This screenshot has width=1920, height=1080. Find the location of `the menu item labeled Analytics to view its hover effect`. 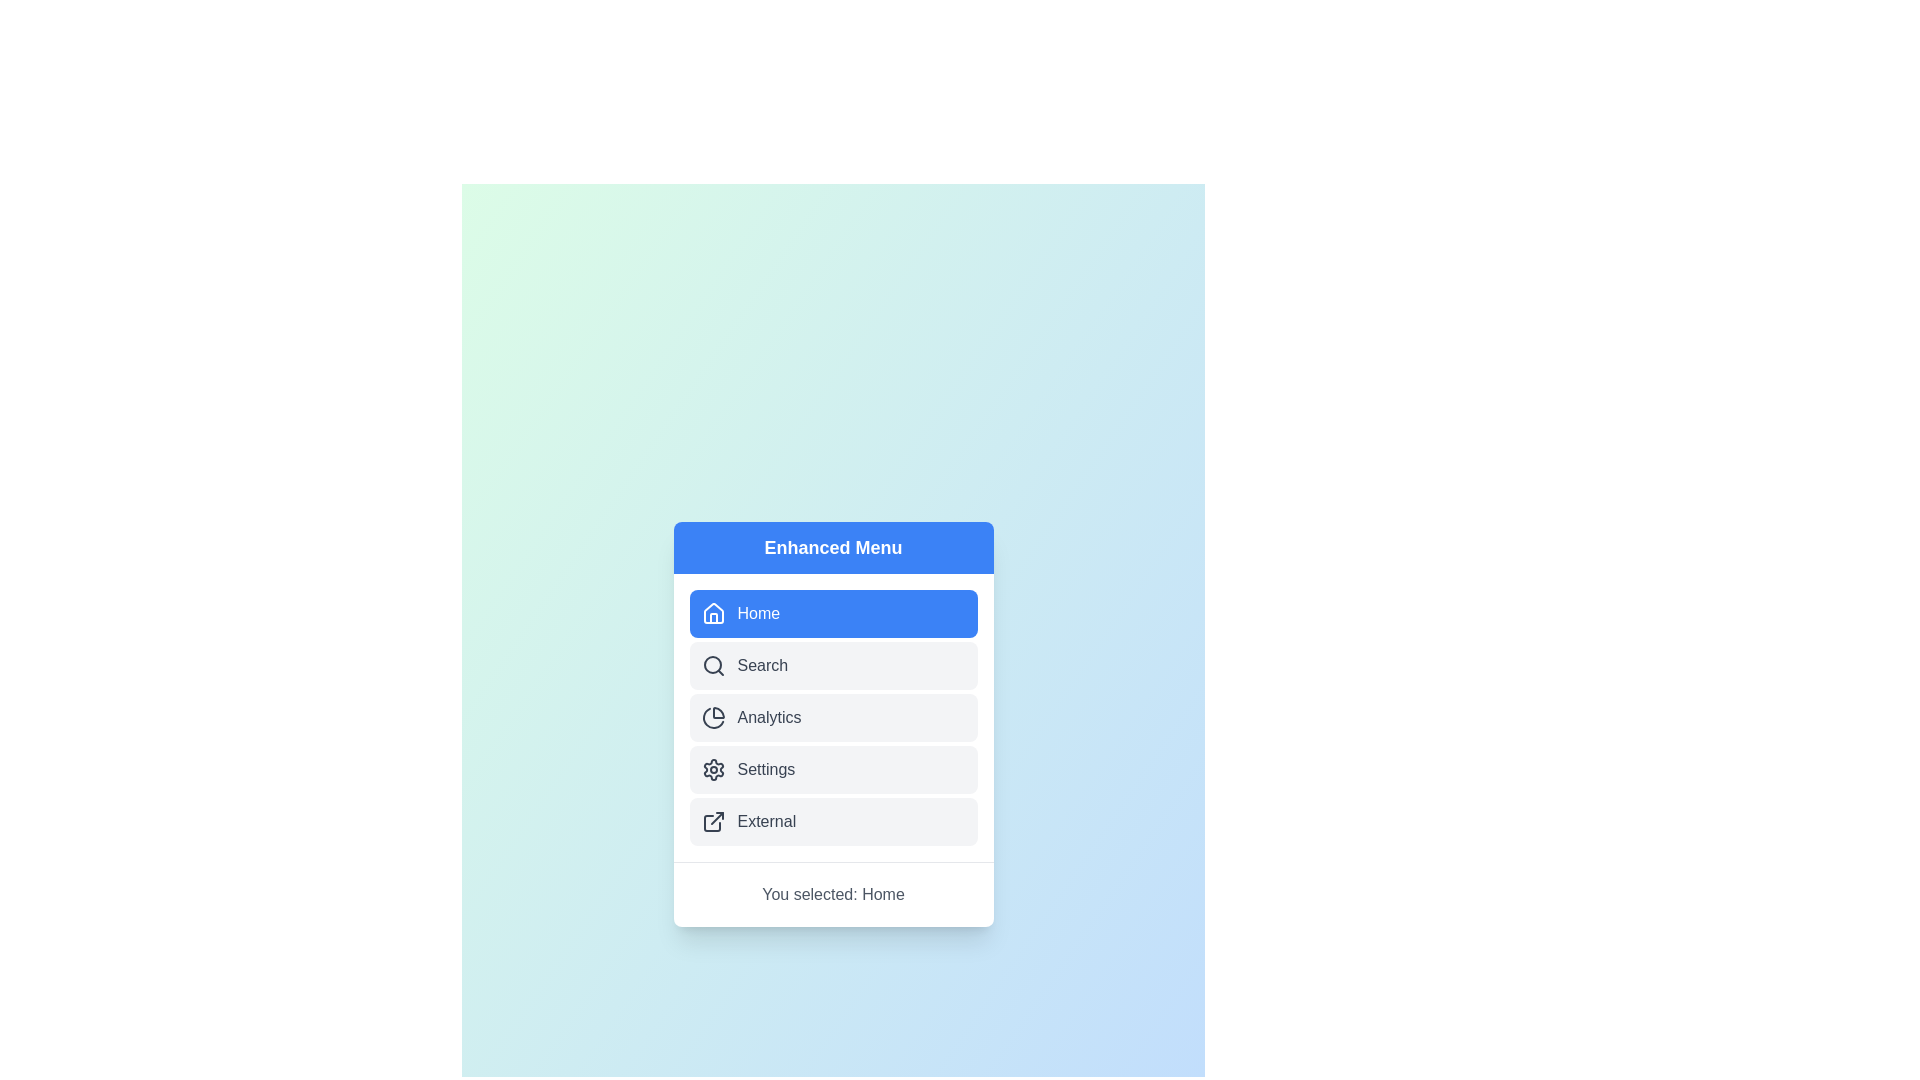

the menu item labeled Analytics to view its hover effect is located at coordinates (833, 716).